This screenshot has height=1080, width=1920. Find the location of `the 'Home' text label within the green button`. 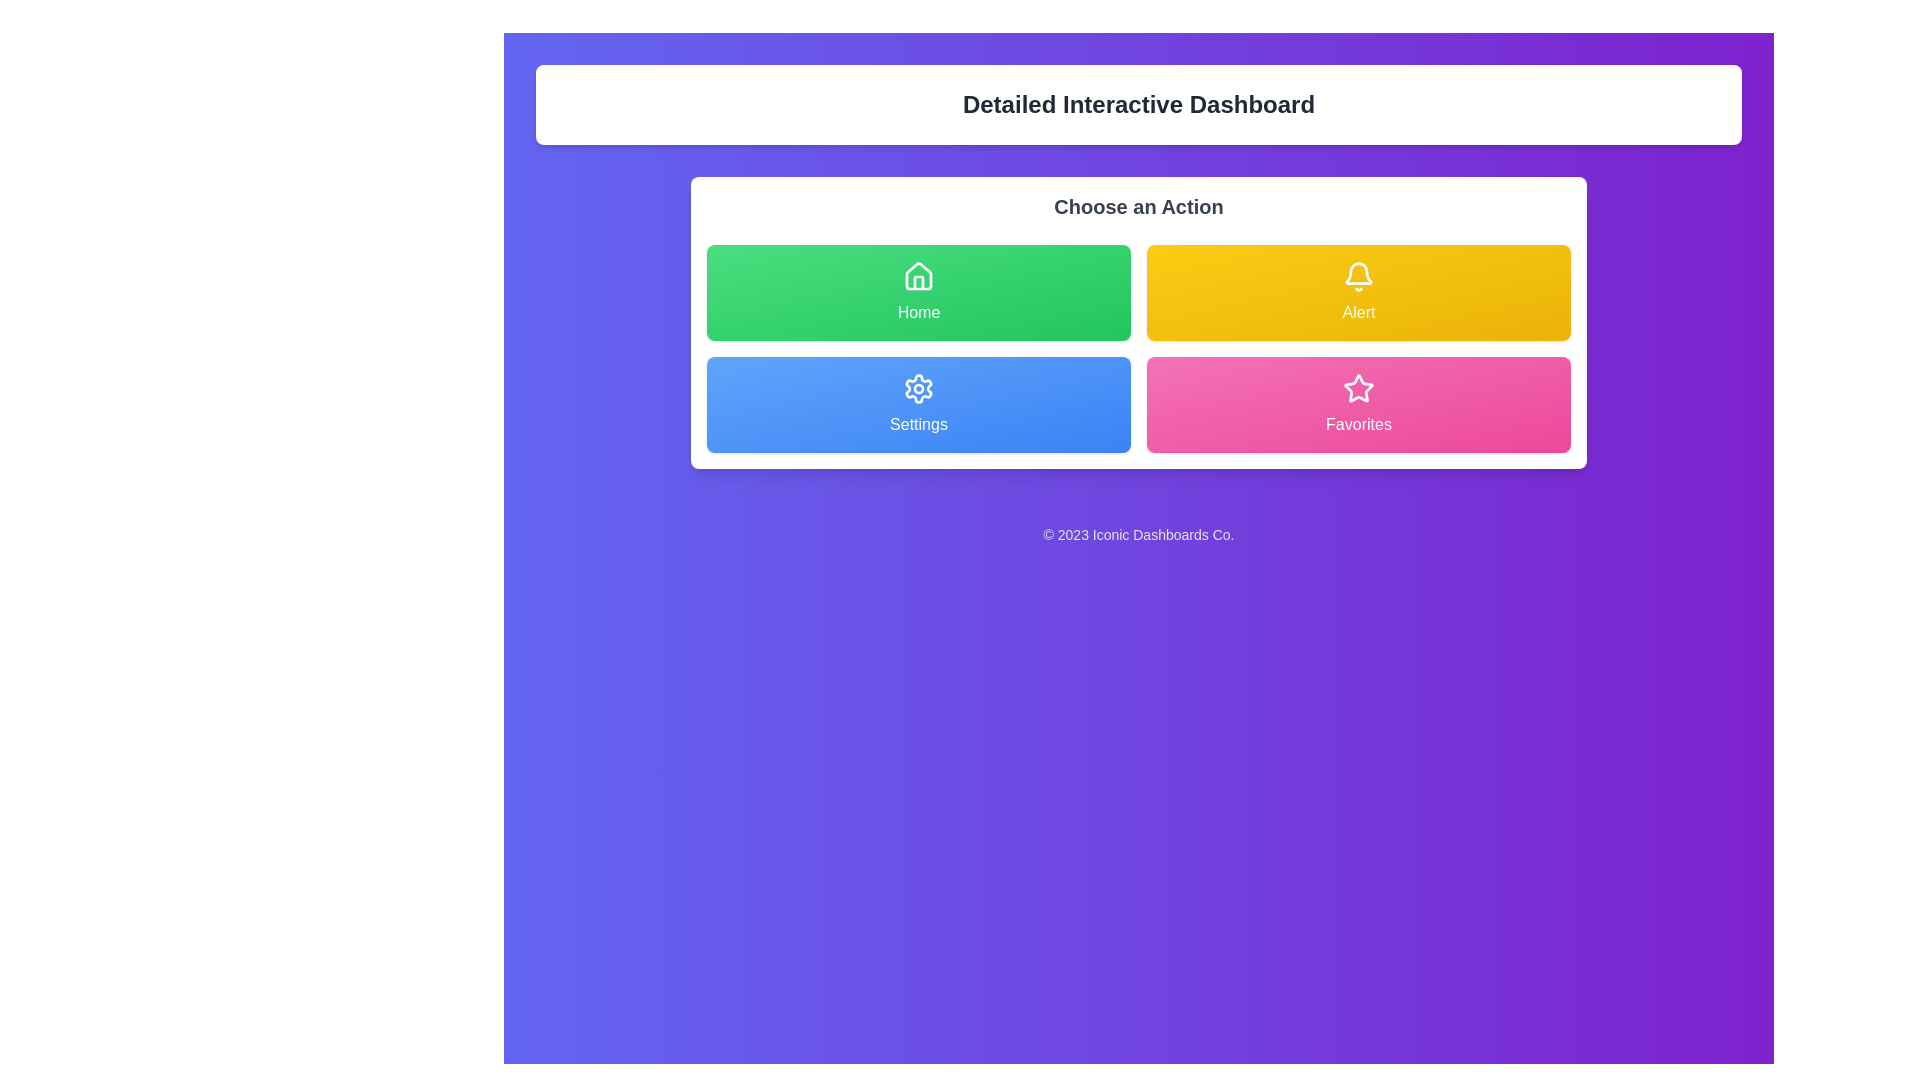

the 'Home' text label within the green button is located at coordinates (917, 312).